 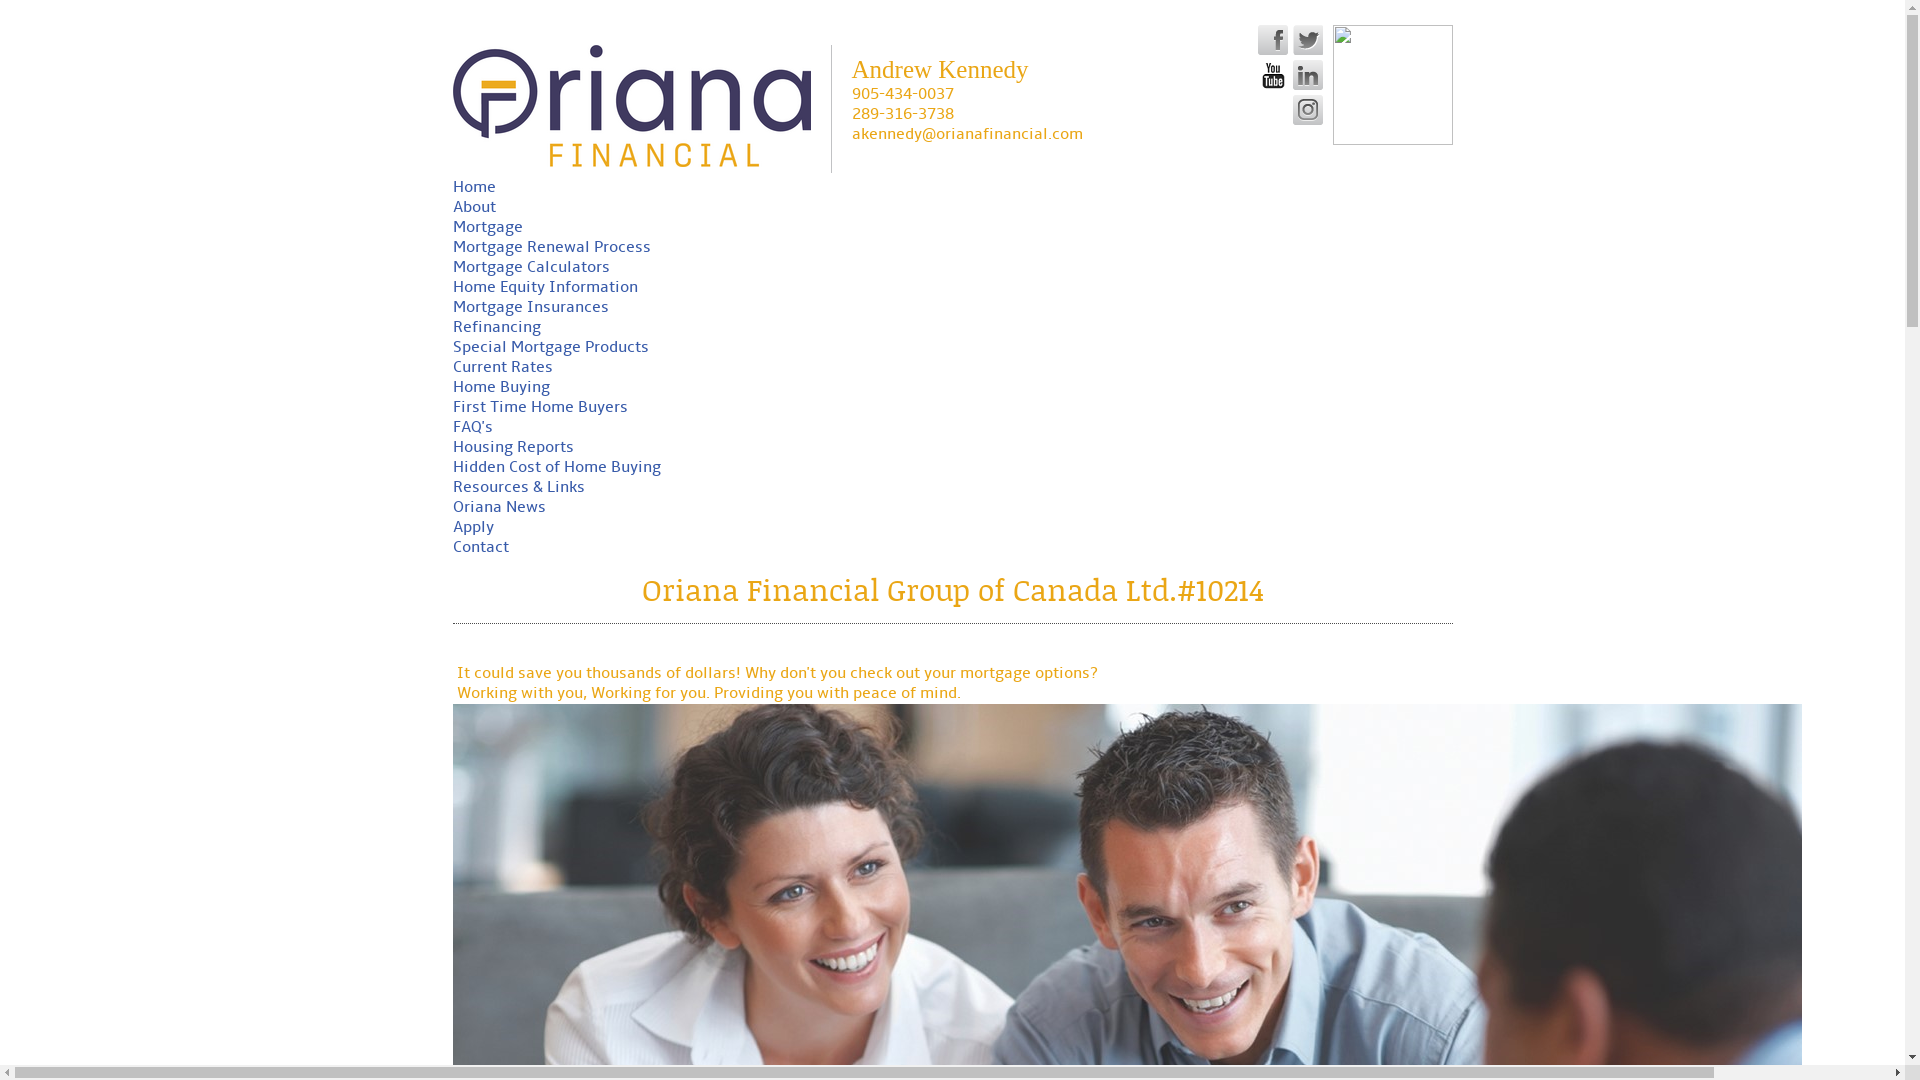 I want to click on 'Home Equity Information', so click(x=544, y=288).